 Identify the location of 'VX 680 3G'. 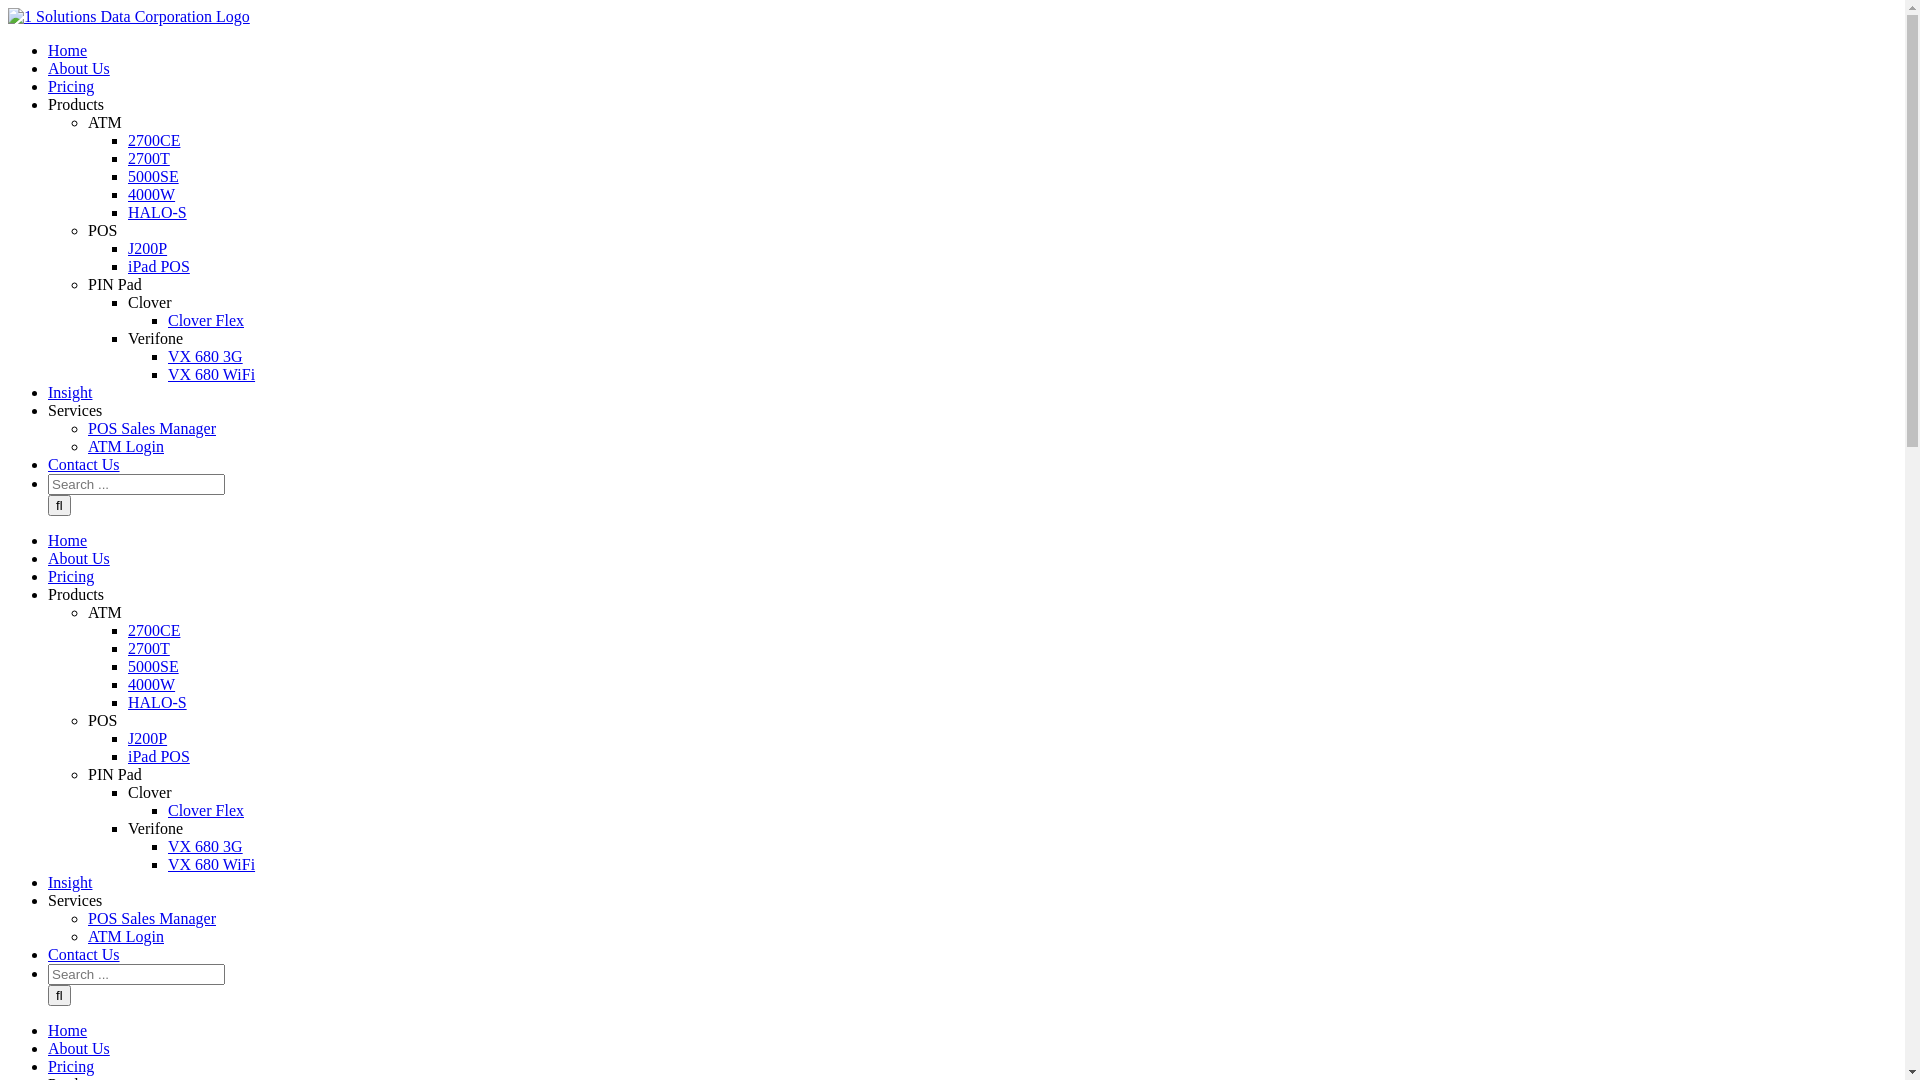
(205, 846).